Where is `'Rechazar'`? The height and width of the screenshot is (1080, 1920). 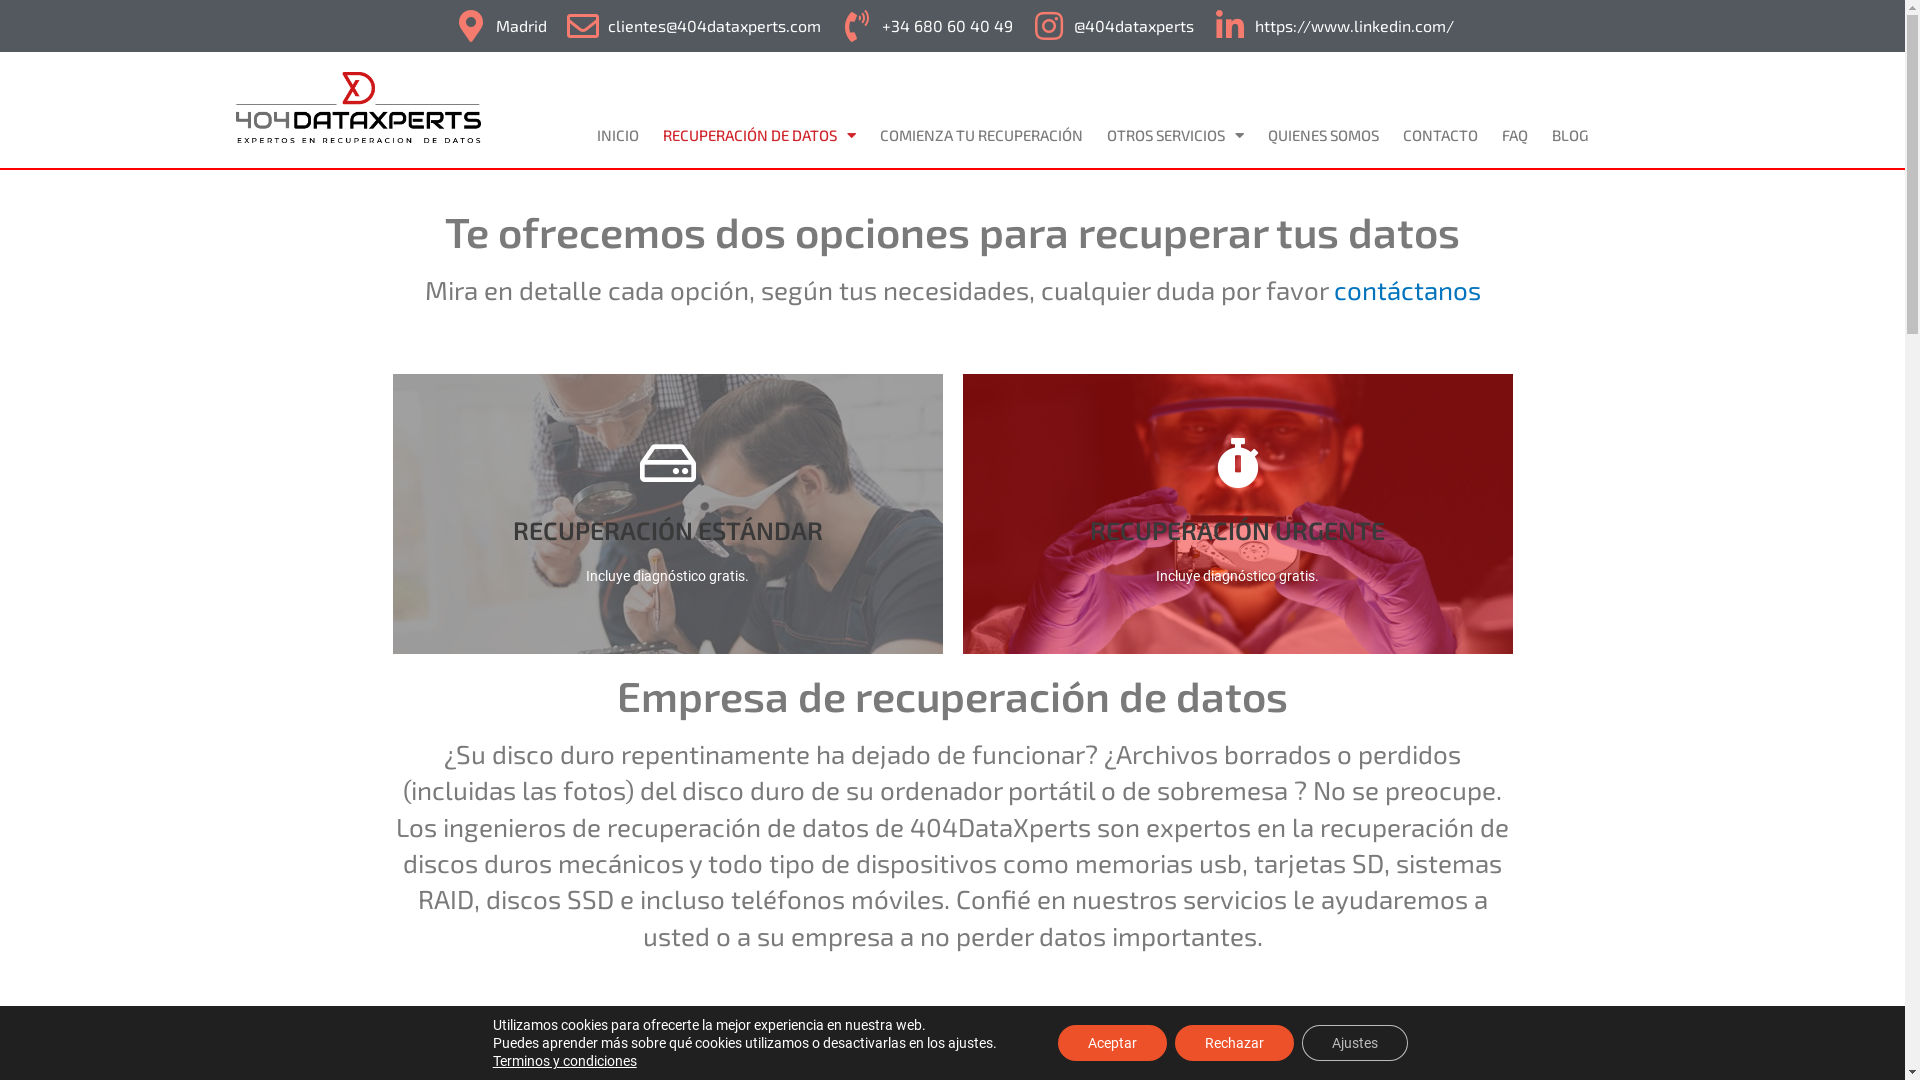
'Rechazar' is located at coordinates (1233, 1041).